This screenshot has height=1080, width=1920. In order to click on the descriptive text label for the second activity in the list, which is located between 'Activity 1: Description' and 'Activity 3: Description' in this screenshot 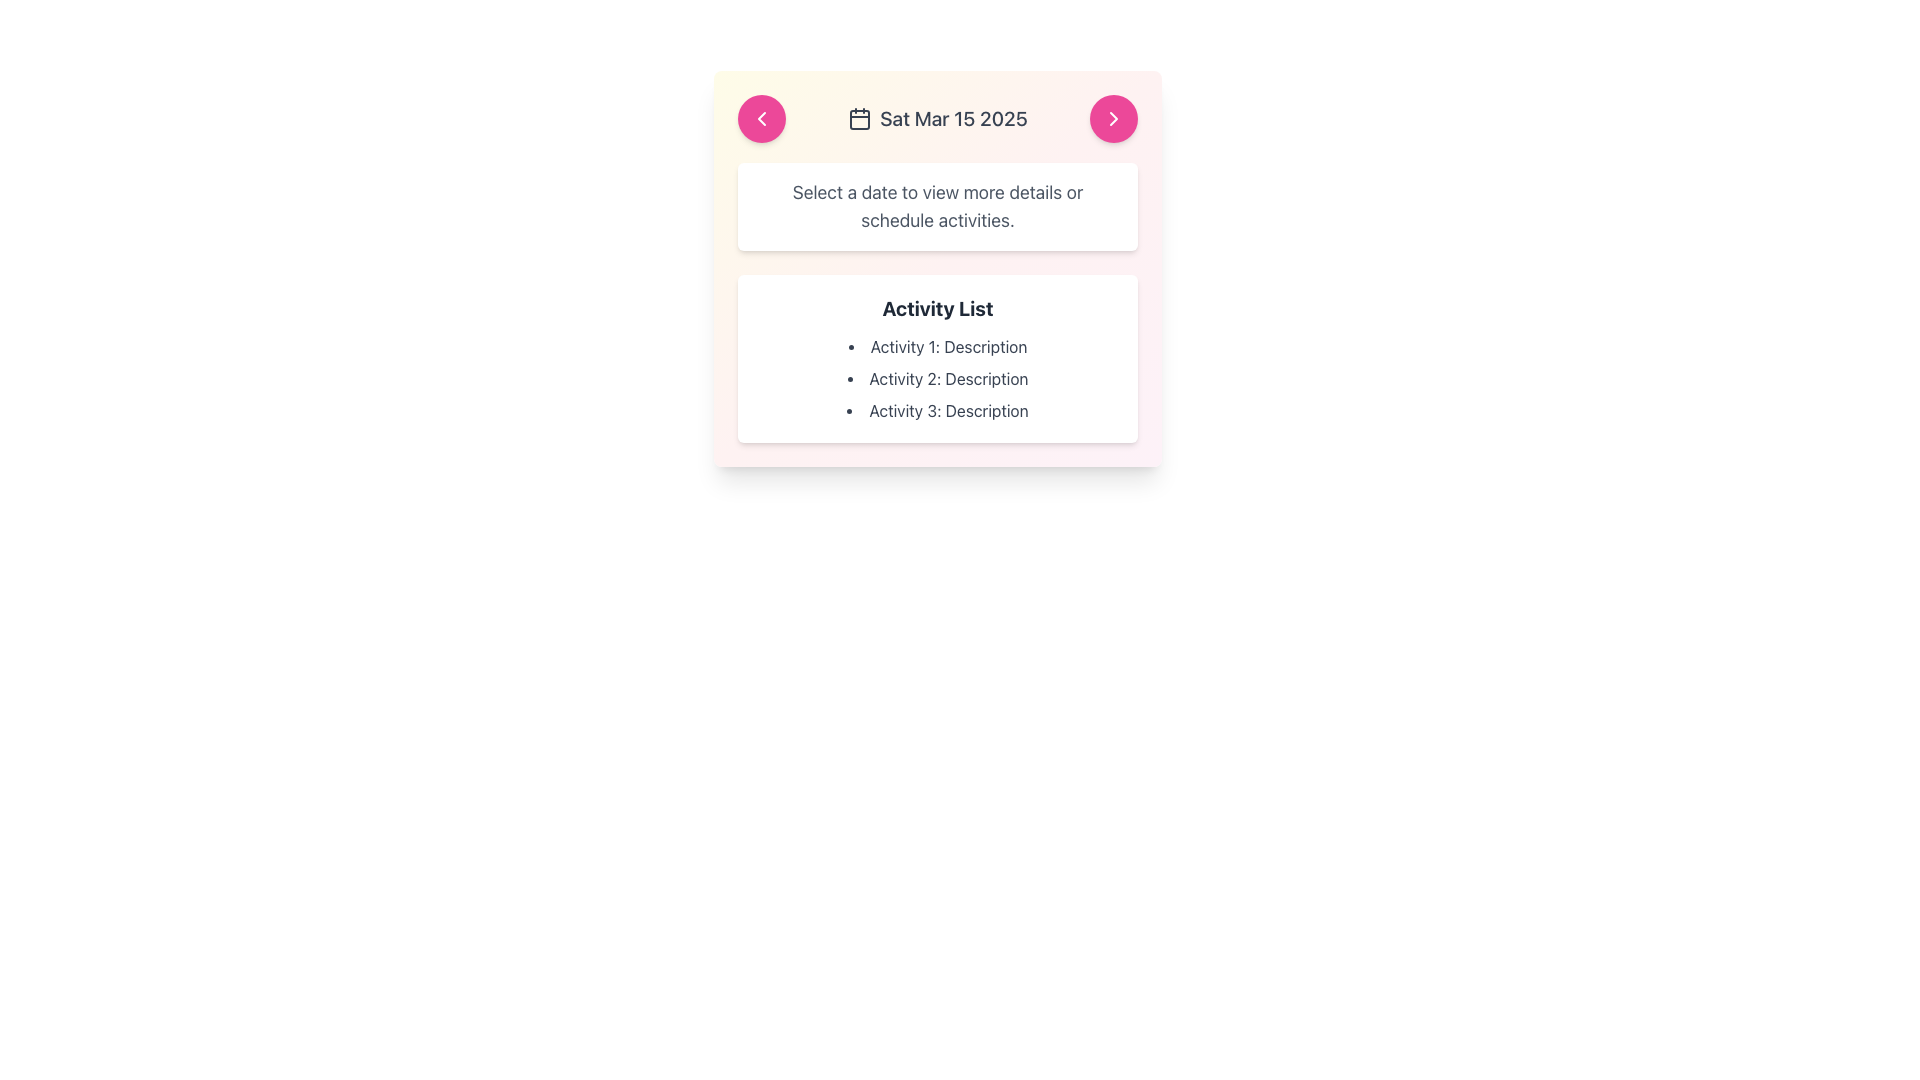, I will do `click(936, 378)`.